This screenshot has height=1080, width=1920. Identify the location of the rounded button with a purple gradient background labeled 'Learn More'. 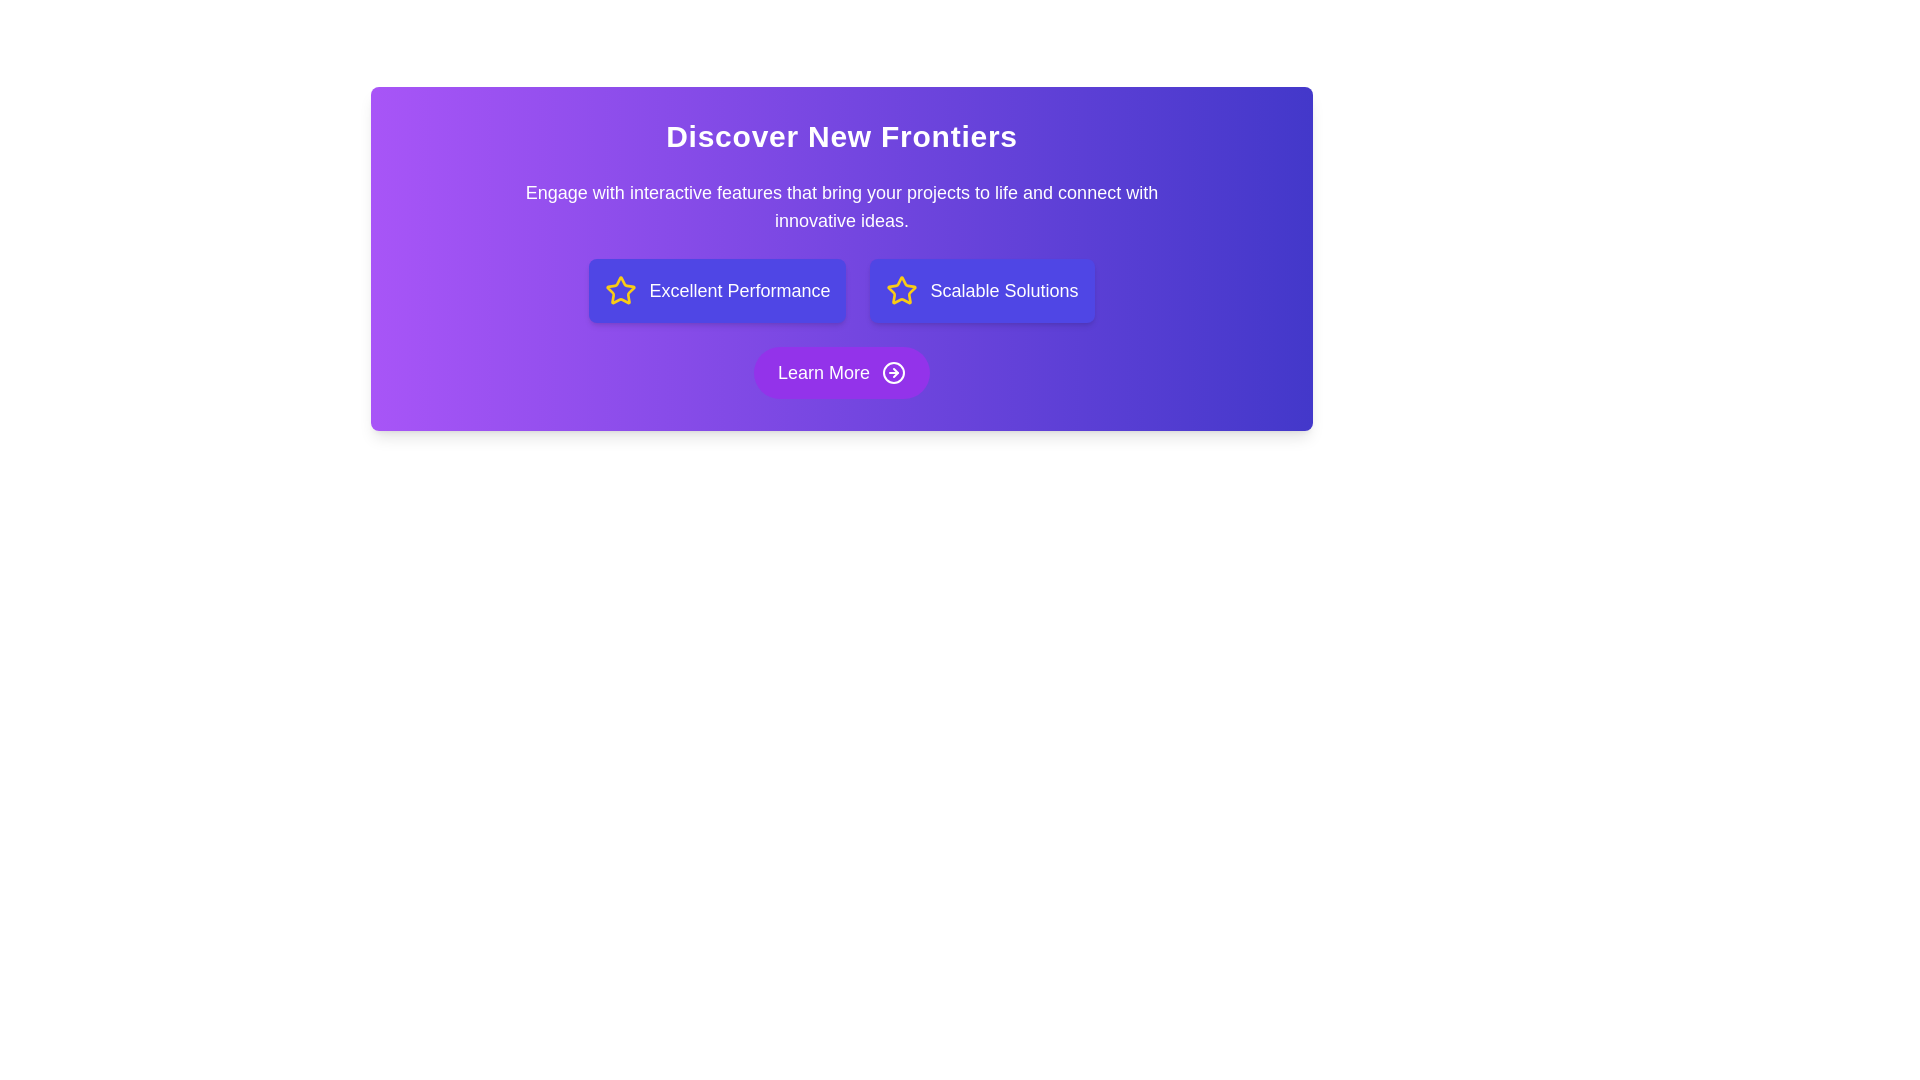
(841, 373).